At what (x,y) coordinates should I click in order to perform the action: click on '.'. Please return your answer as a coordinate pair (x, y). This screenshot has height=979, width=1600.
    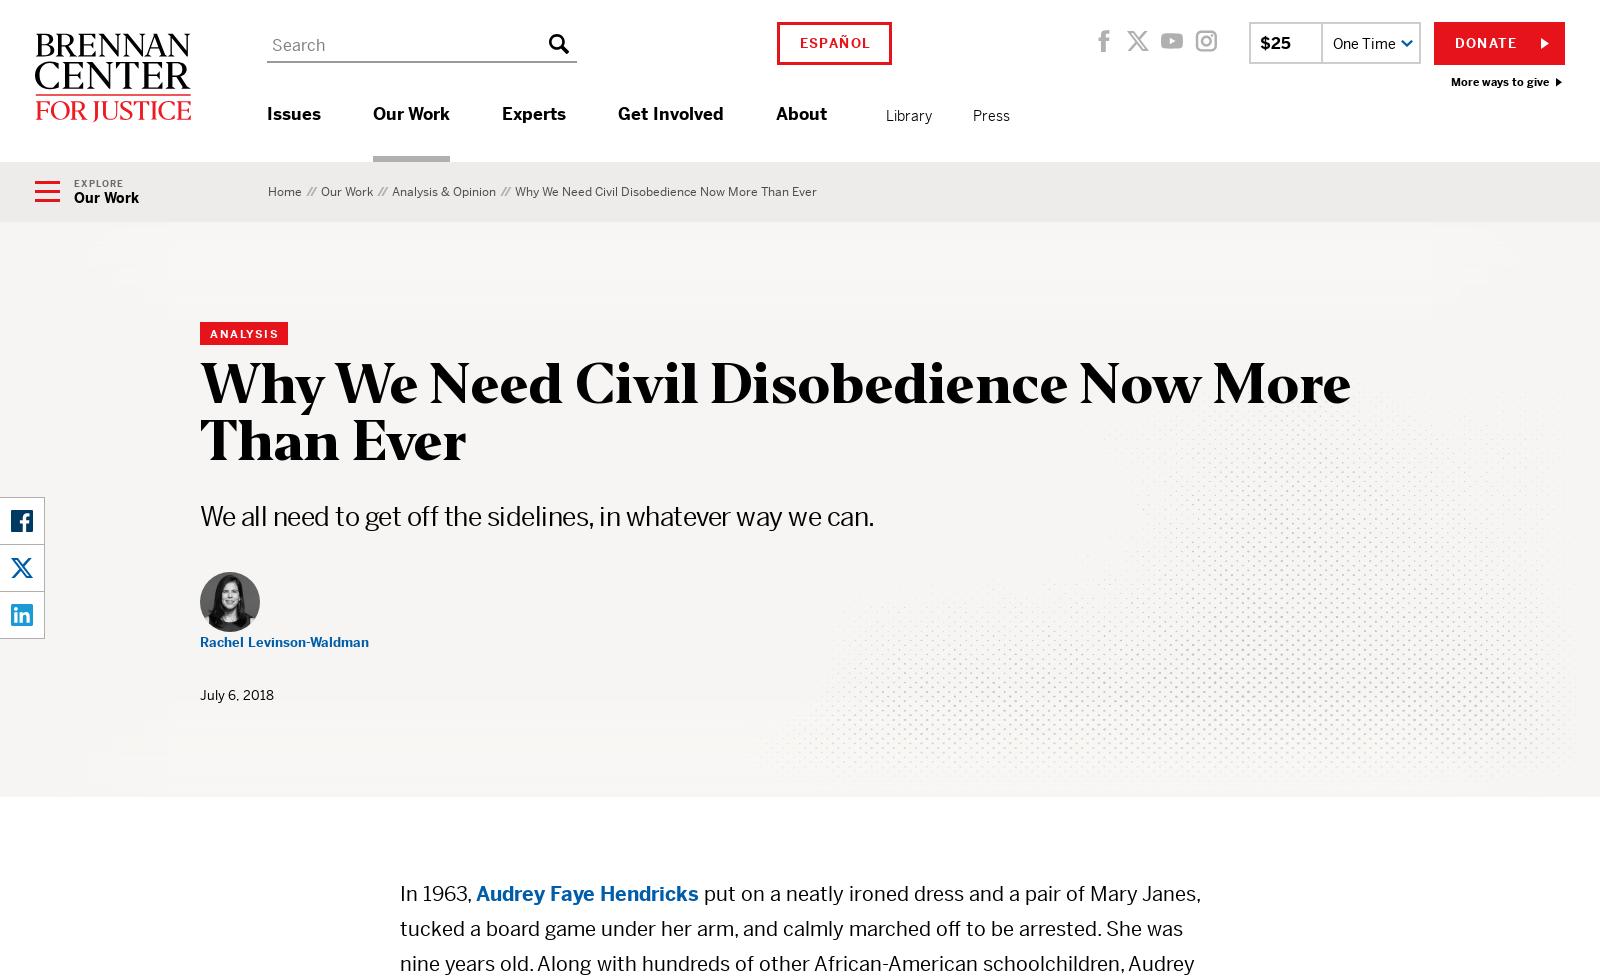
    Looking at the image, I should click on (498, 181).